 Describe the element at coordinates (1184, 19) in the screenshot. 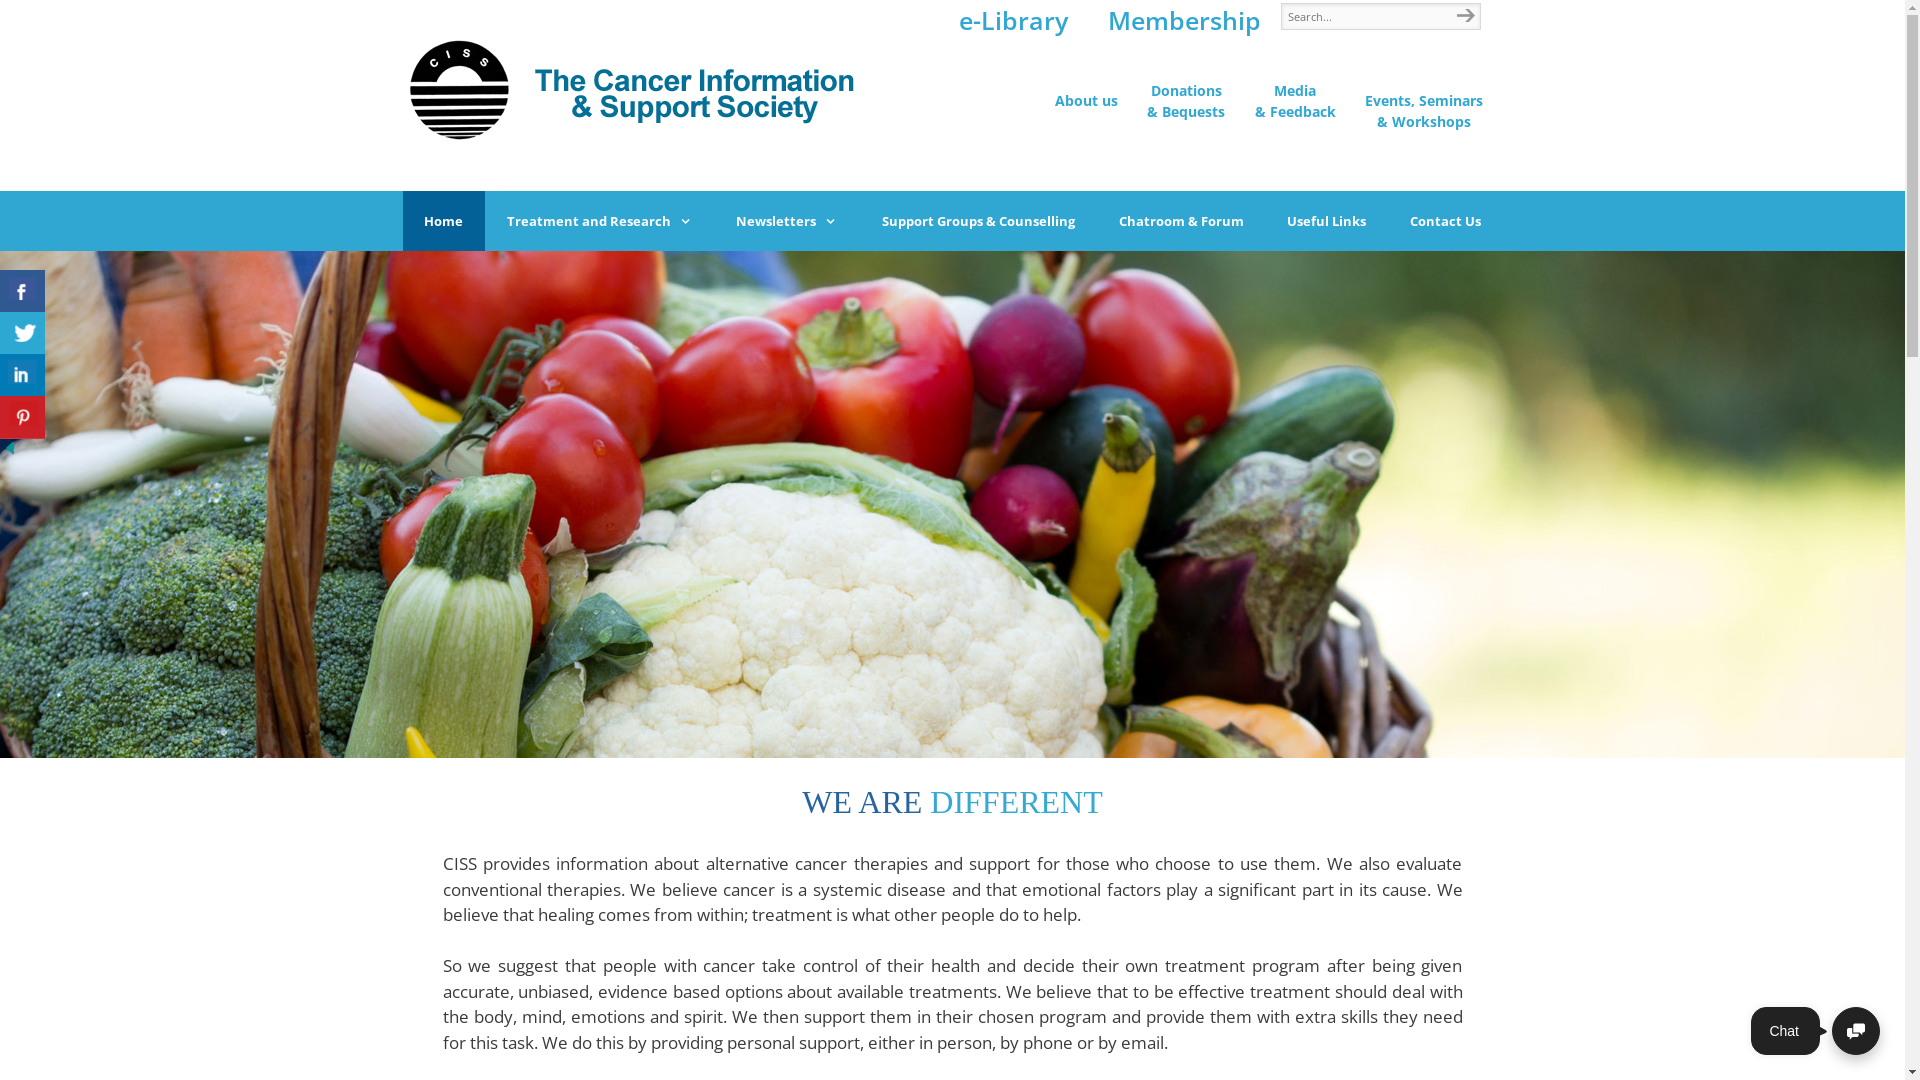

I see `'Membership'` at that location.